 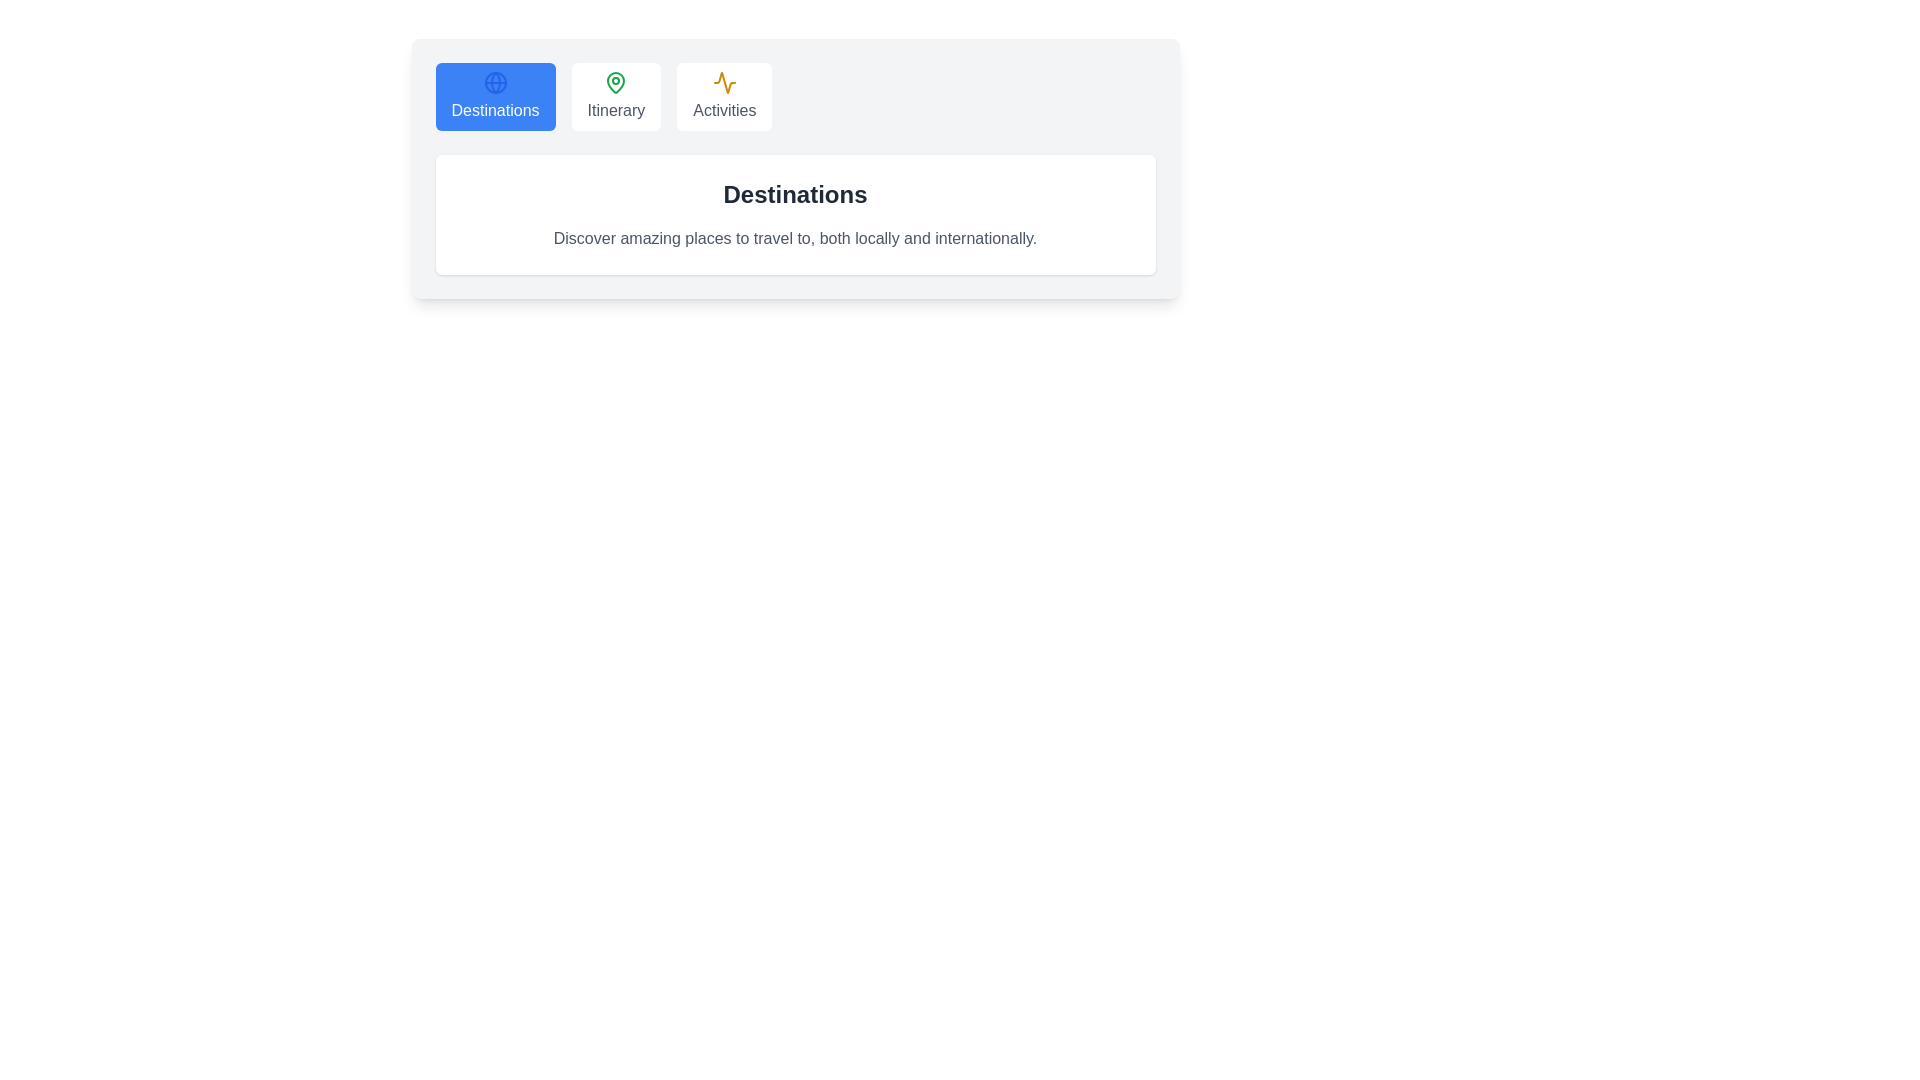 I want to click on the Activities tab to view its content, so click(x=723, y=96).